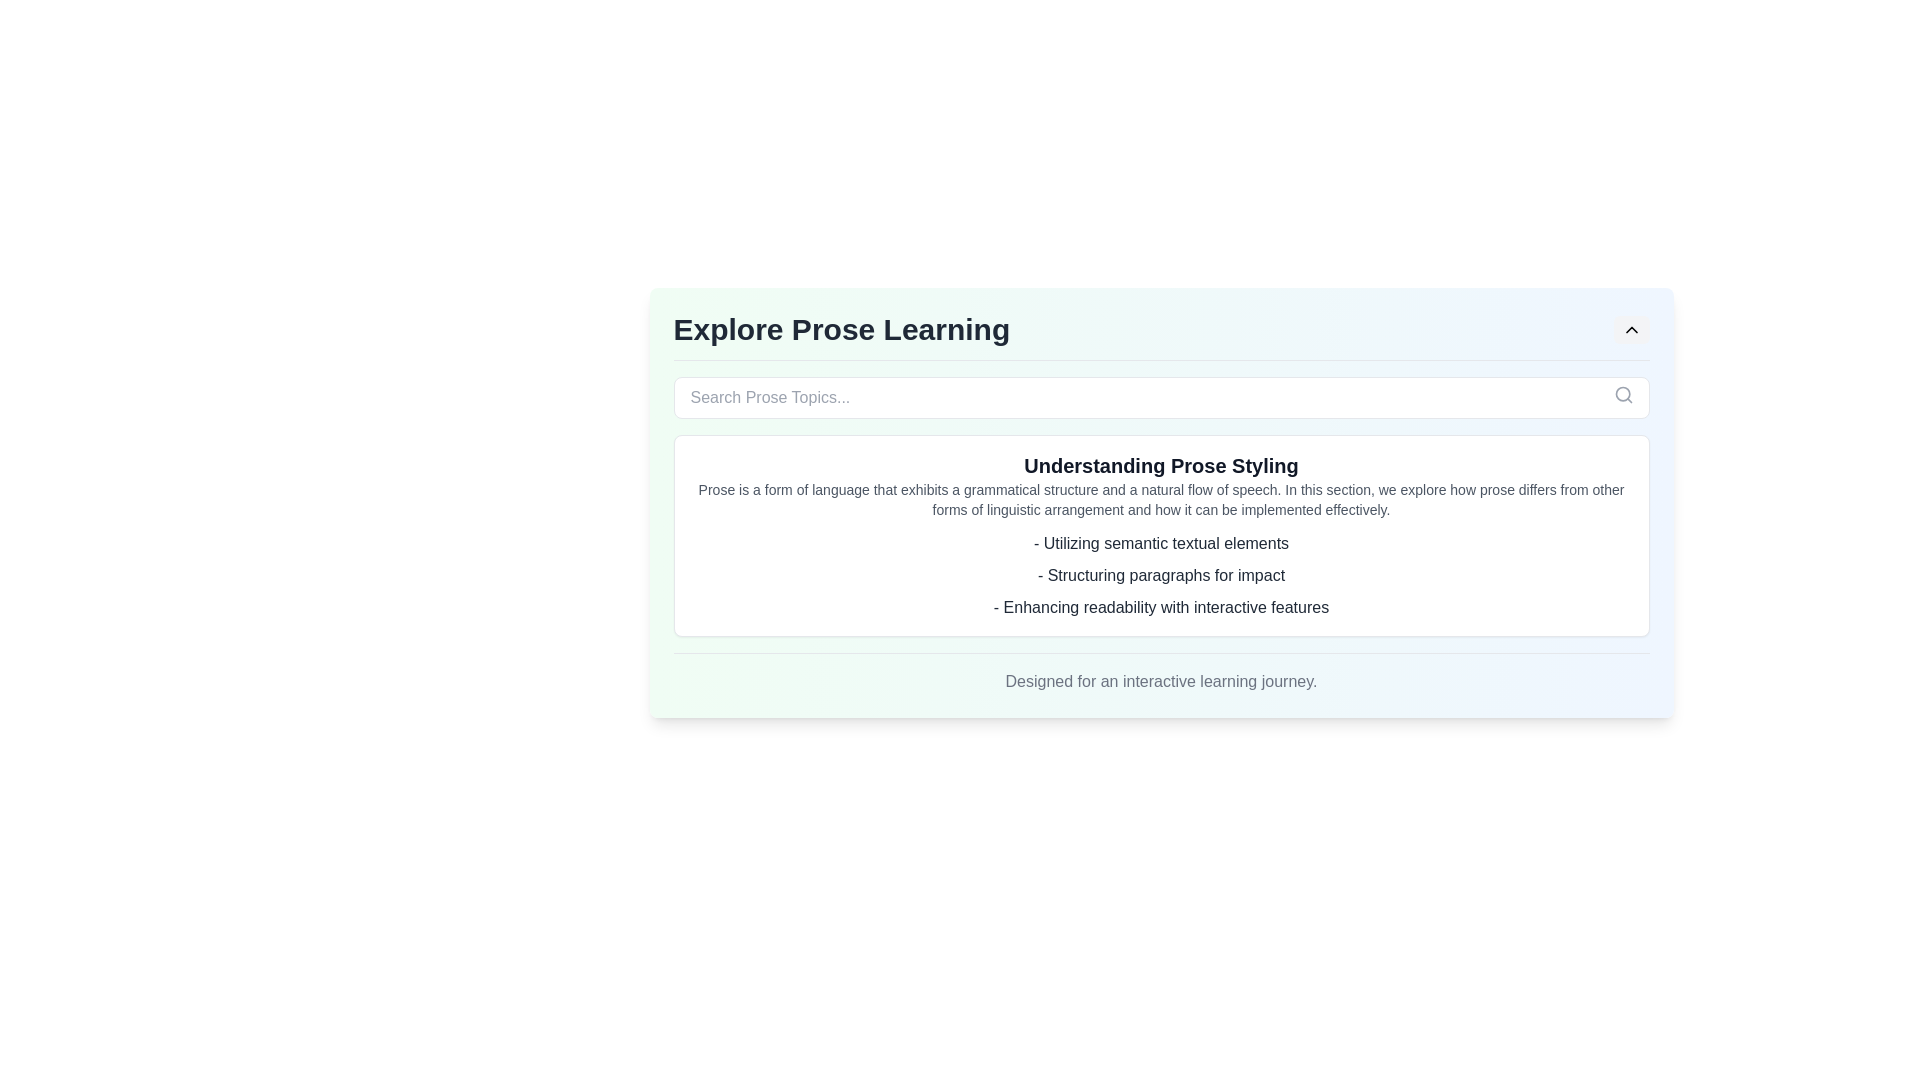 The height and width of the screenshot is (1080, 1920). I want to click on the bold black Header text 'Understanding Prose Styling' displayed at the top of the white card component, so click(1161, 466).